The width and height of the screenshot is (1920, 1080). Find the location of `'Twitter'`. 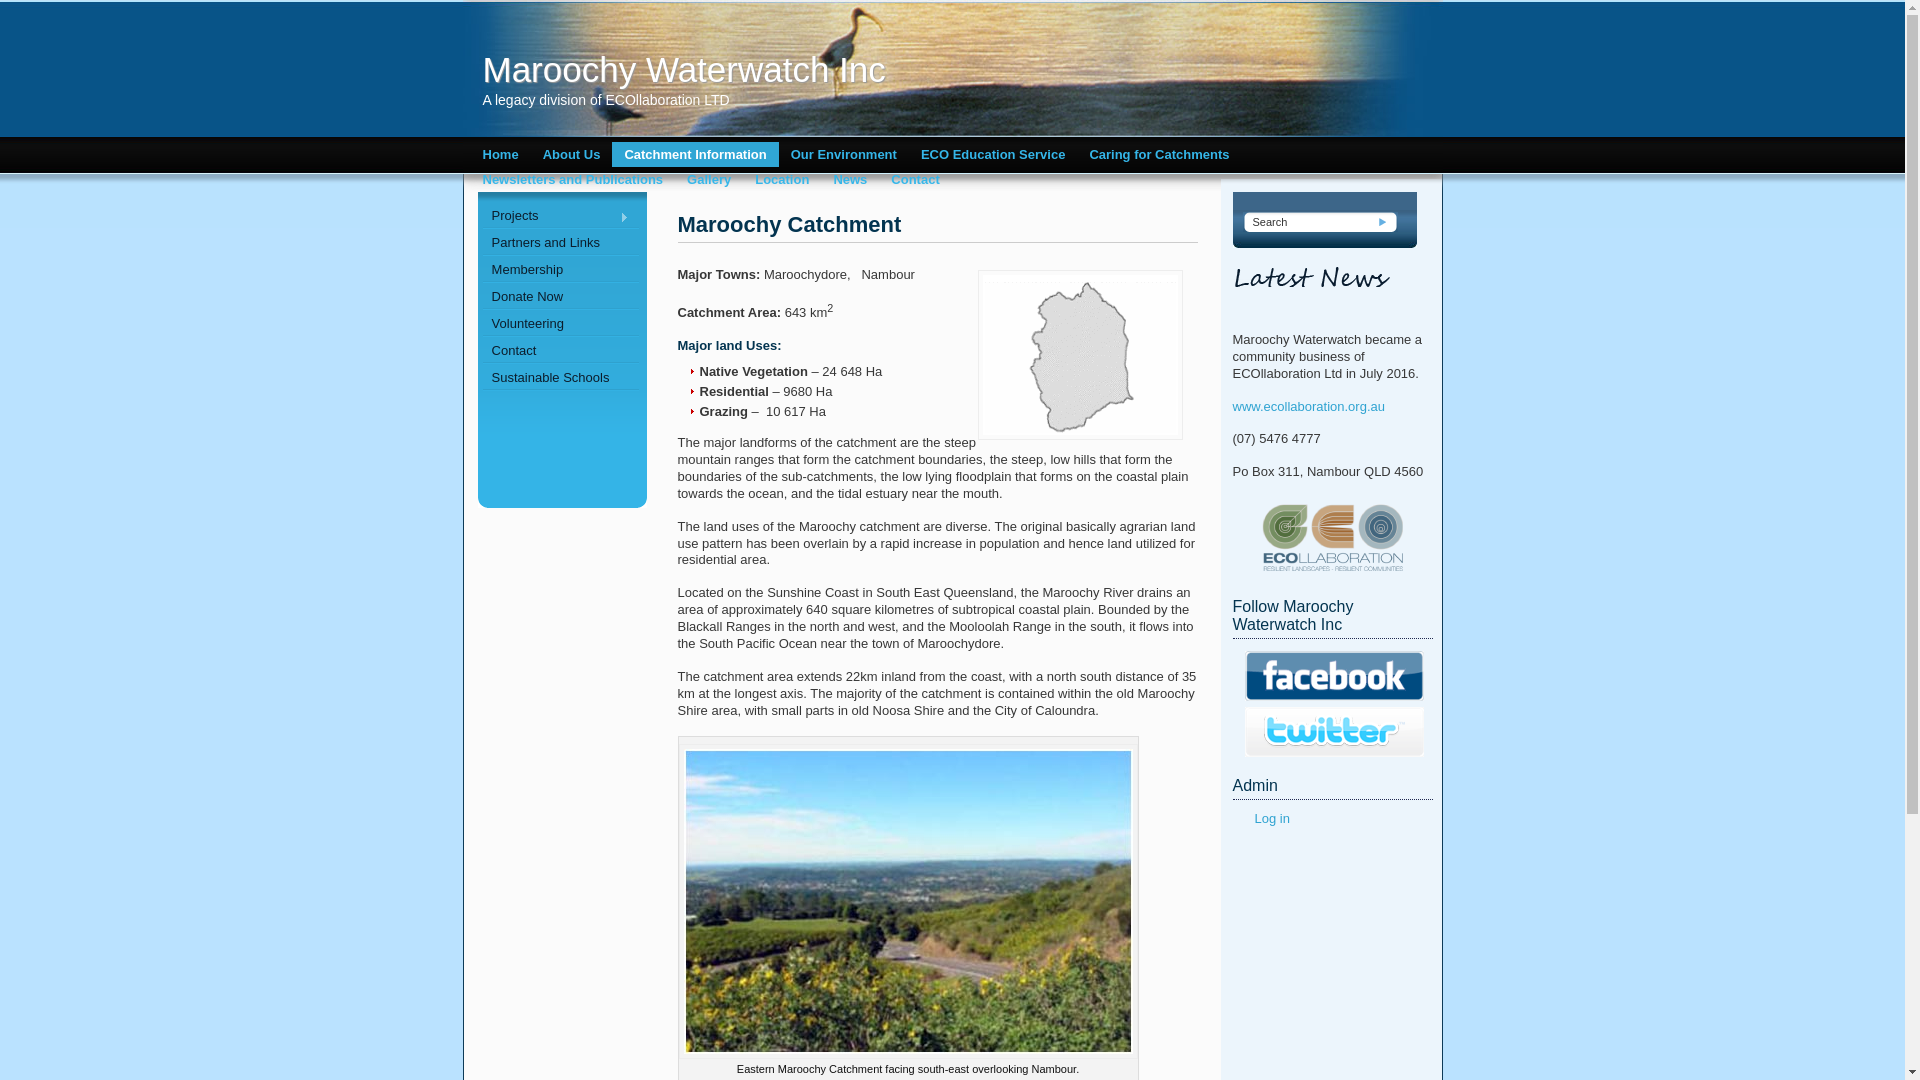

'Twitter' is located at coordinates (1334, 732).